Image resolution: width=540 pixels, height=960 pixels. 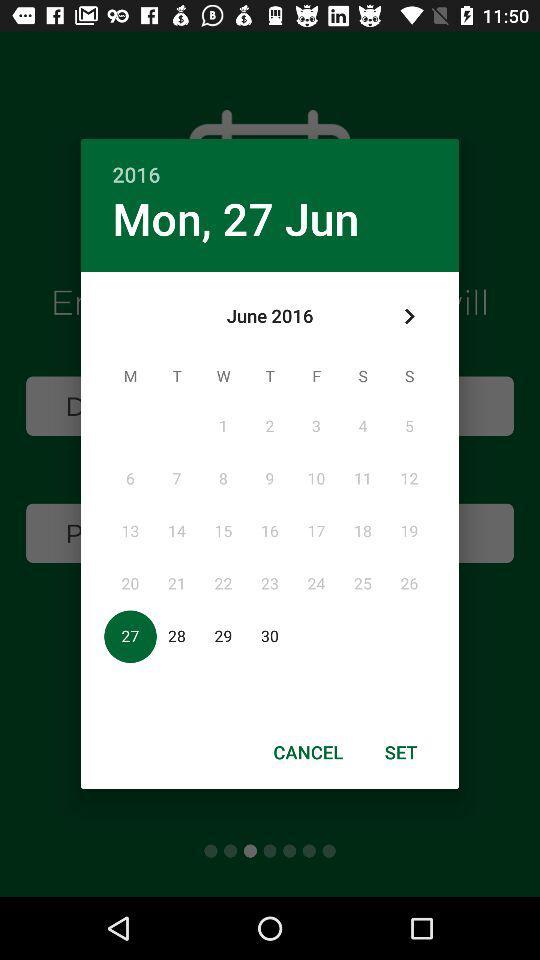 I want to click on item at the bottom, so click(x=308, y=751).